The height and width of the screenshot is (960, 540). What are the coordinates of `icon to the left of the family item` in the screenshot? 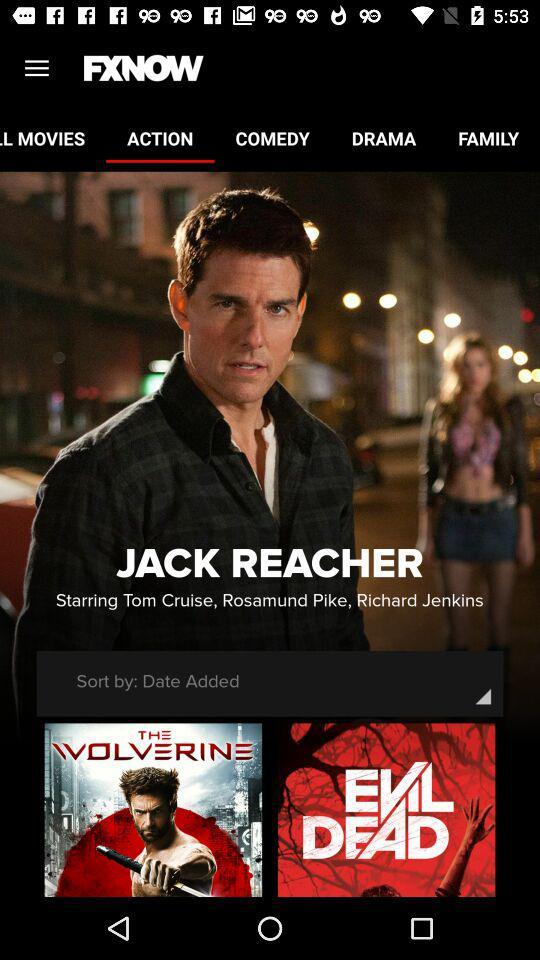 It's located at (383, 137).